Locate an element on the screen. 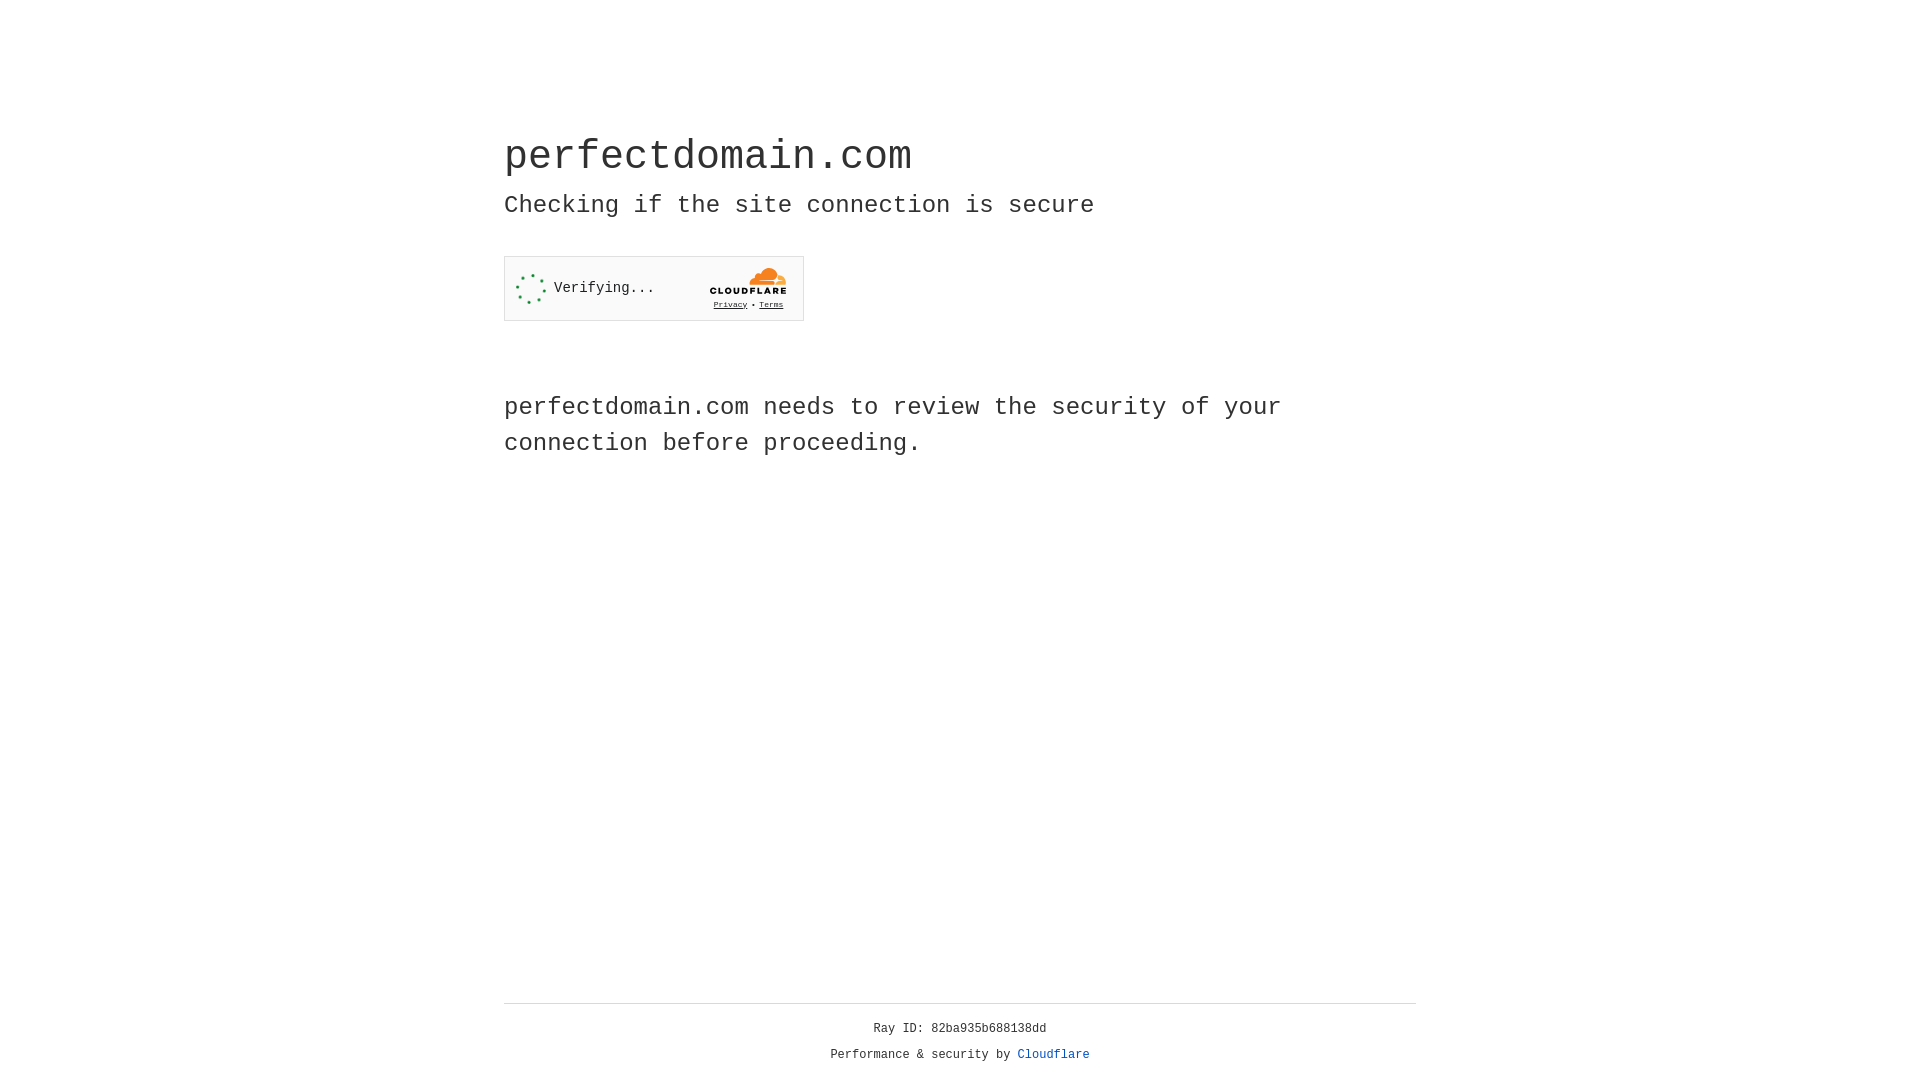  'Cloudflare' is located at coordinates (1053, 1054).